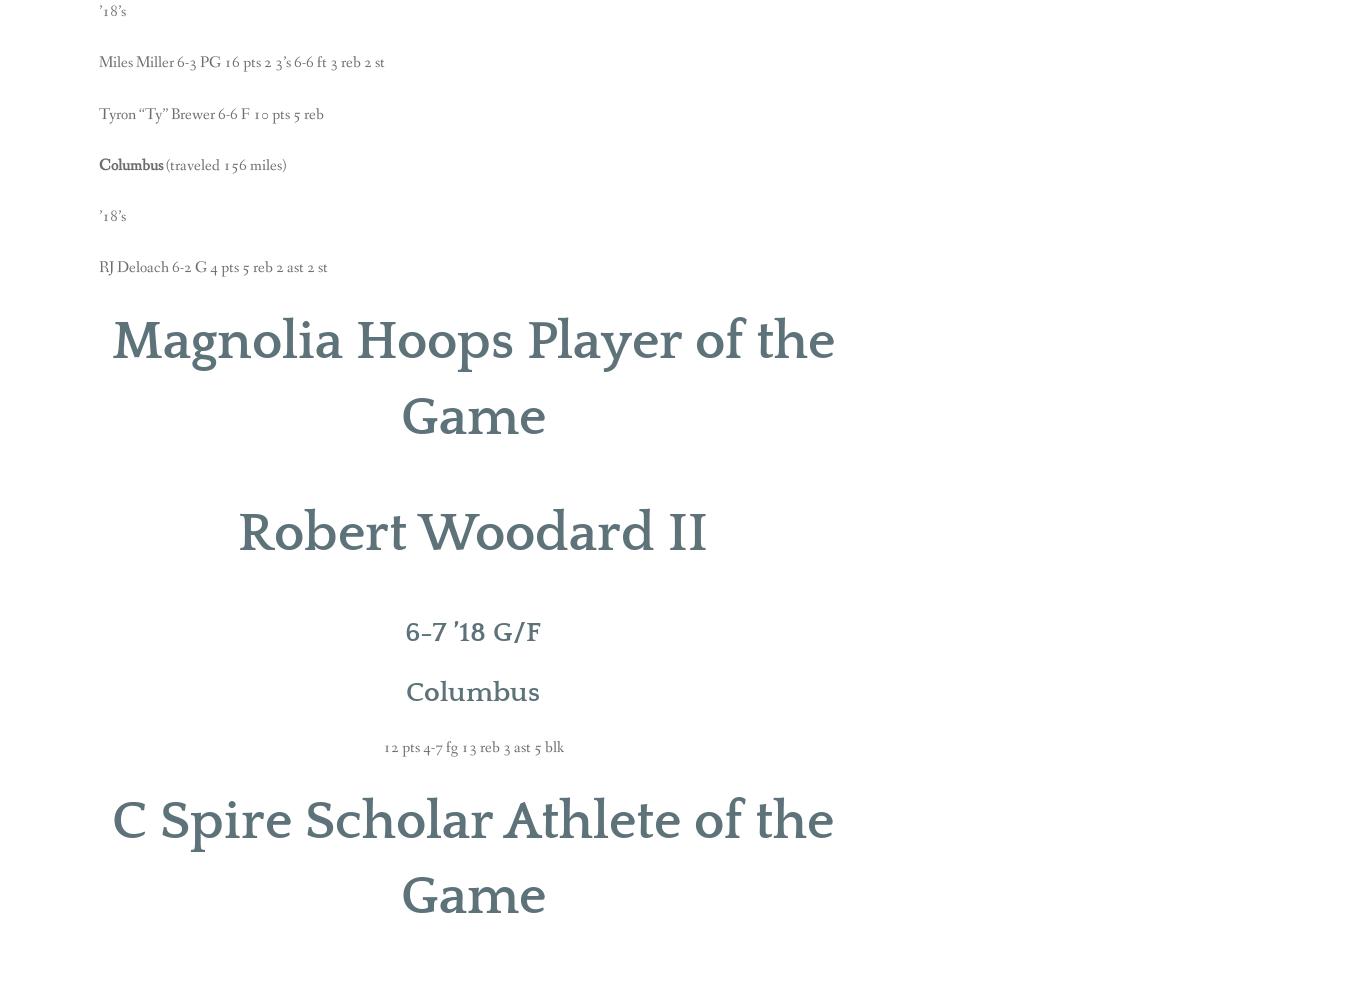 This screenshot has height=988, width=1350. I want to click on '12 pts 4-7 fg 13 reb 3 ast 5 blk', so click(471, 745).